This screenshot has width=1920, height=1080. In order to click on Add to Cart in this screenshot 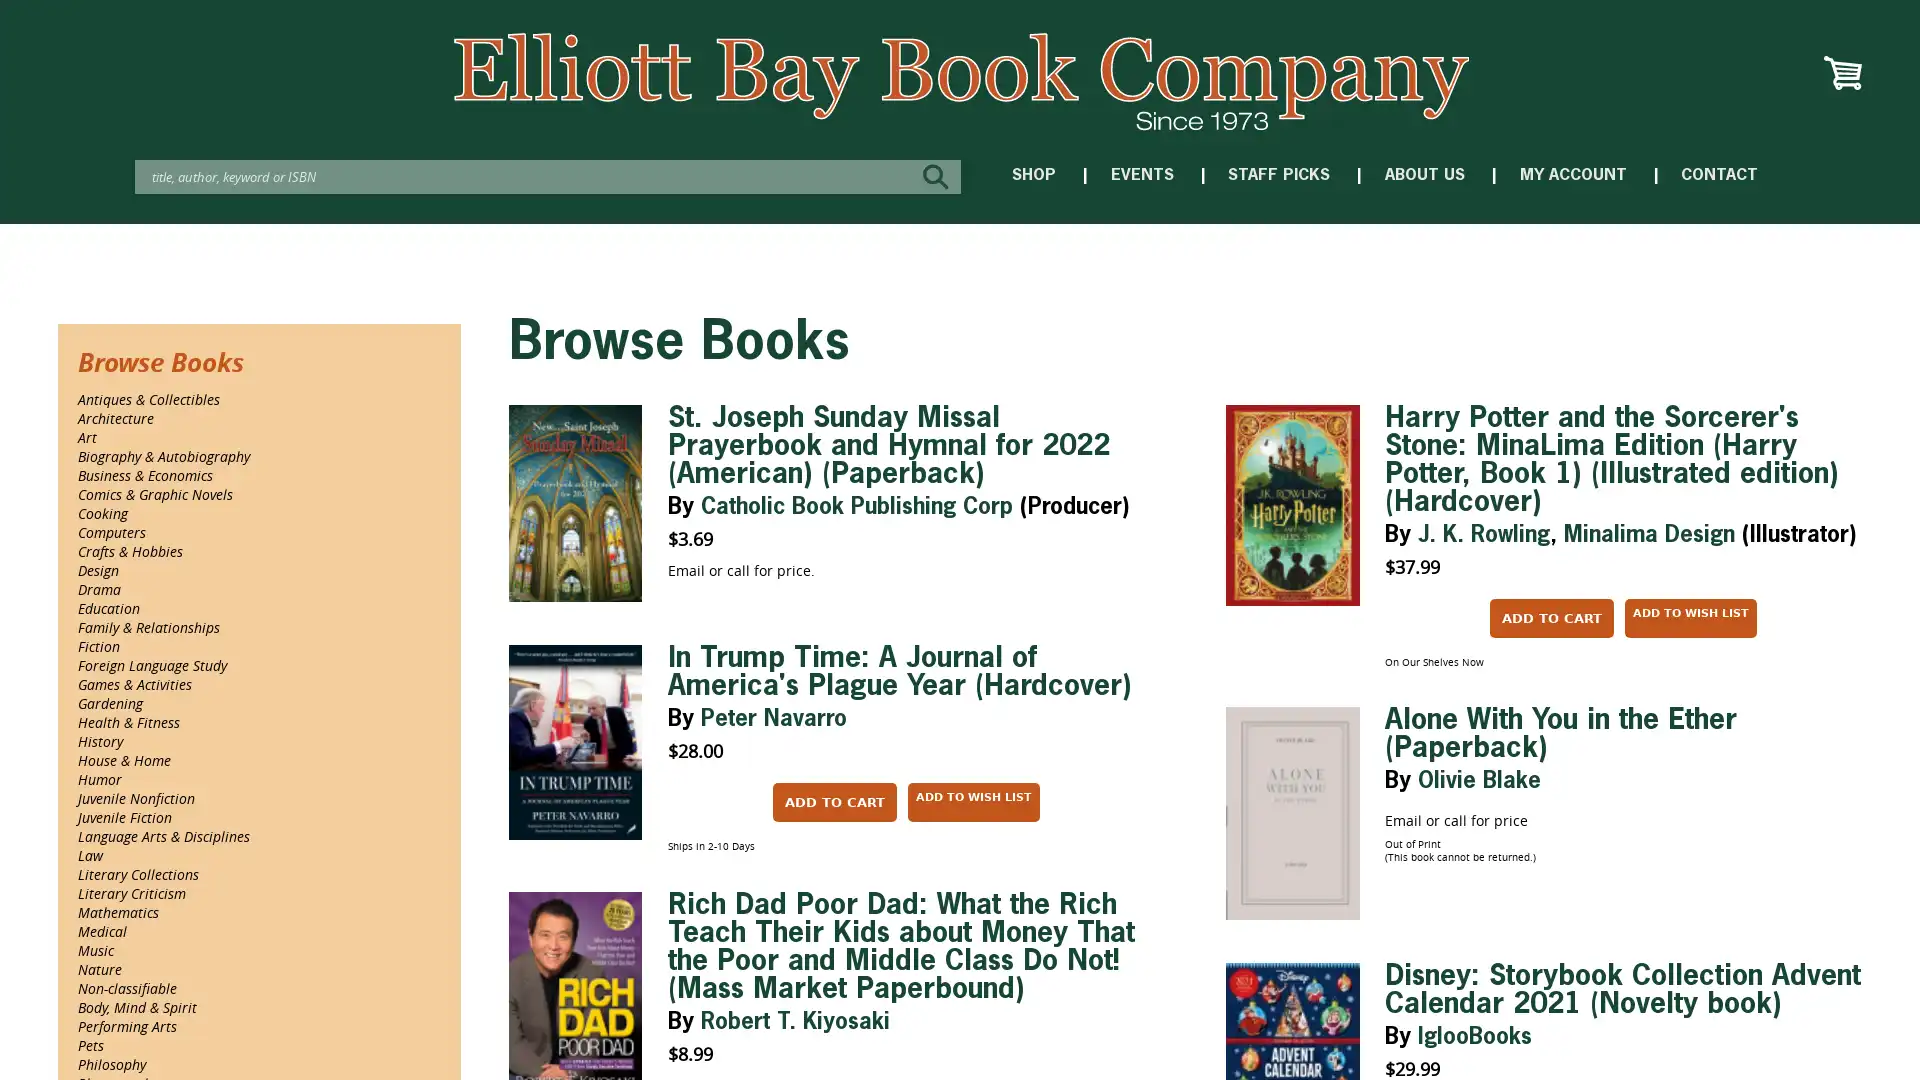, I will do `click(1550, 617)`.